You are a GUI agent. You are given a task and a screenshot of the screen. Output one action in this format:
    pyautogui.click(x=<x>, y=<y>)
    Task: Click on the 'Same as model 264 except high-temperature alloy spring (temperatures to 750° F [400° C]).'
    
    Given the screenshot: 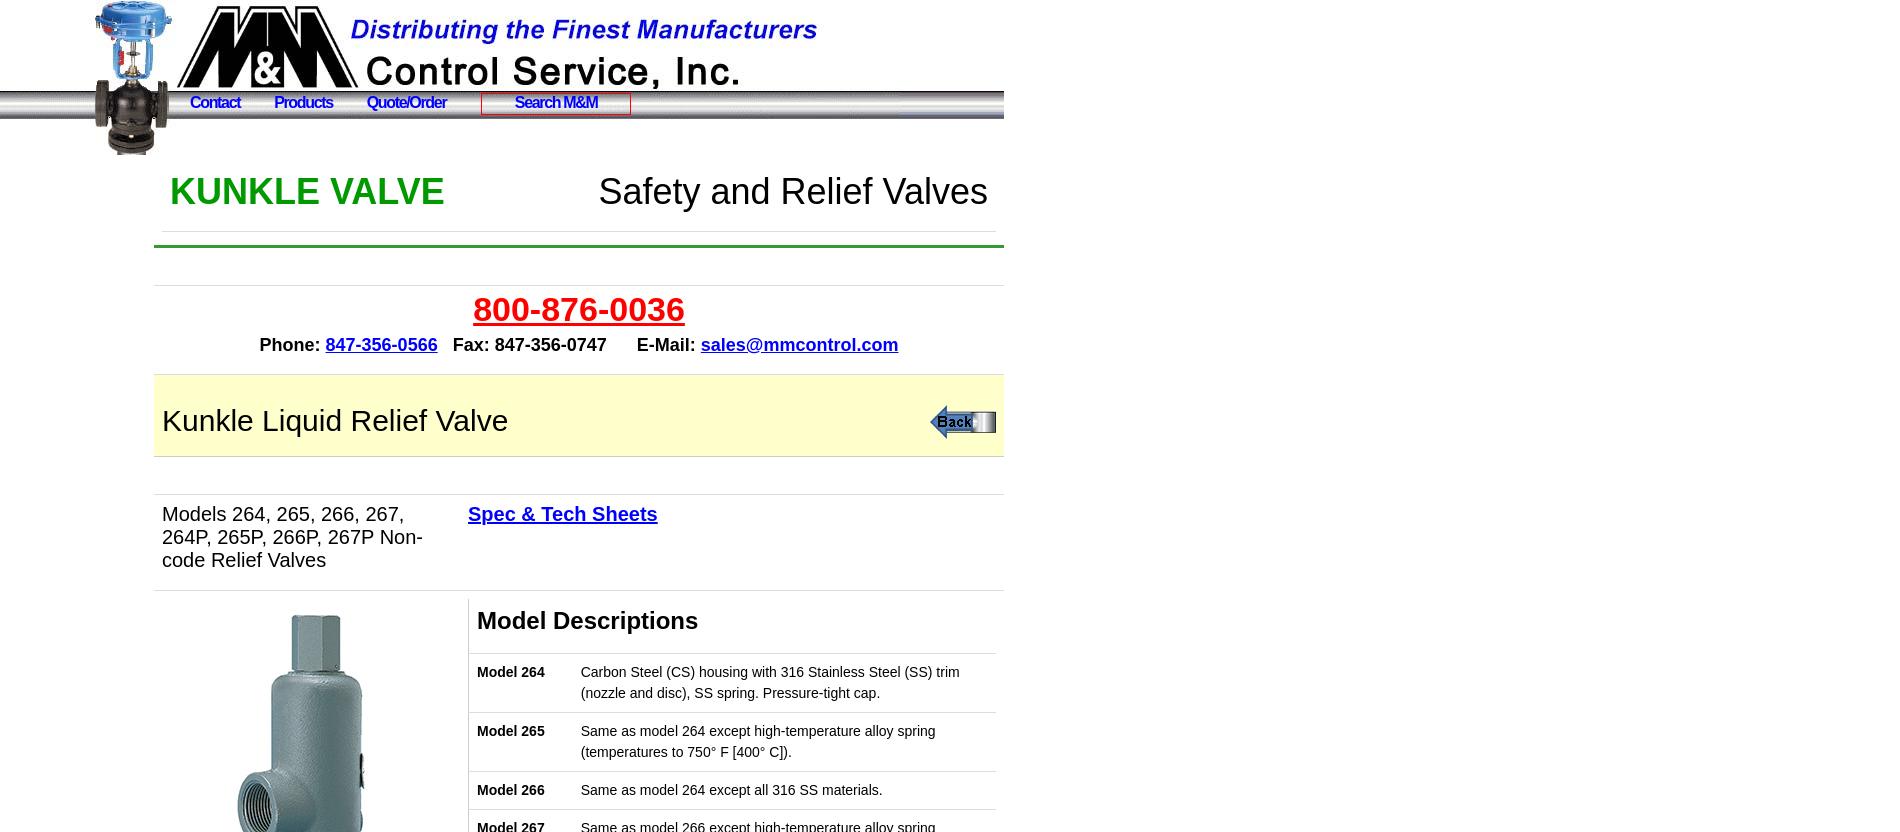 What is the action you would take?
    pyautogui.click(x=756, y=741)
    